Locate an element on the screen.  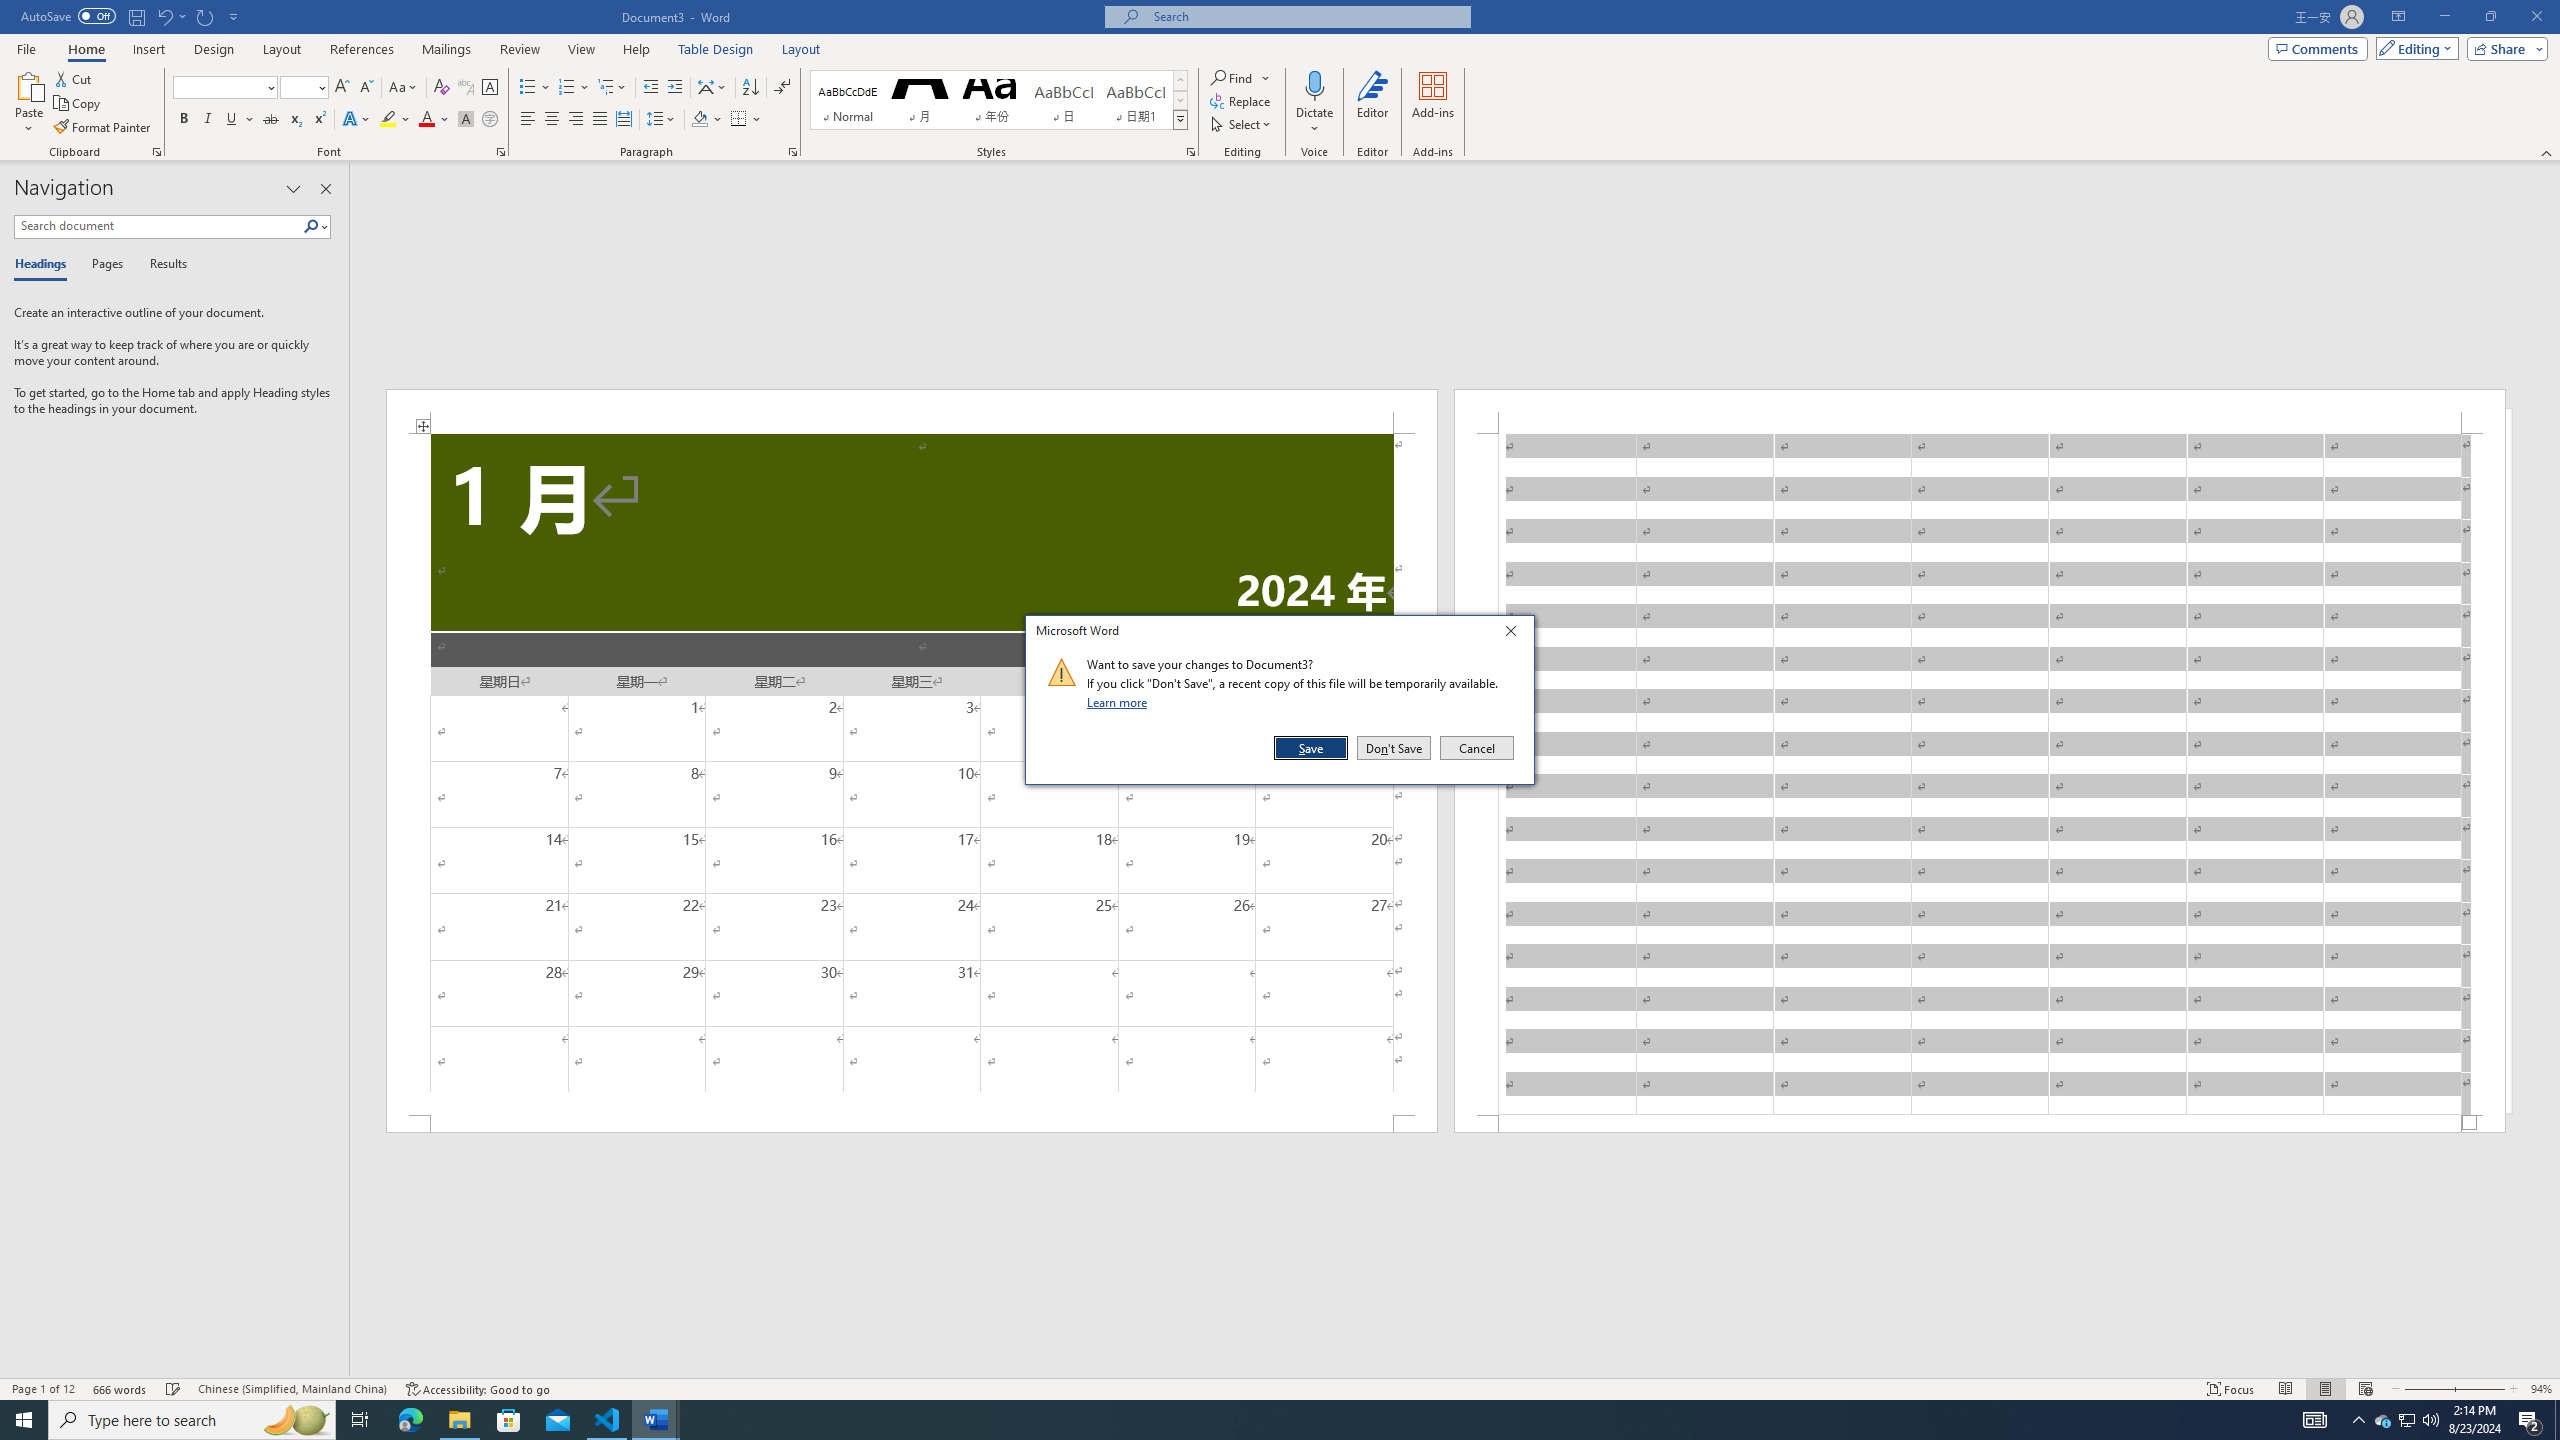
'Language Chinese (Simplified, Mainland China)' is located at coordinates (290, 1389).